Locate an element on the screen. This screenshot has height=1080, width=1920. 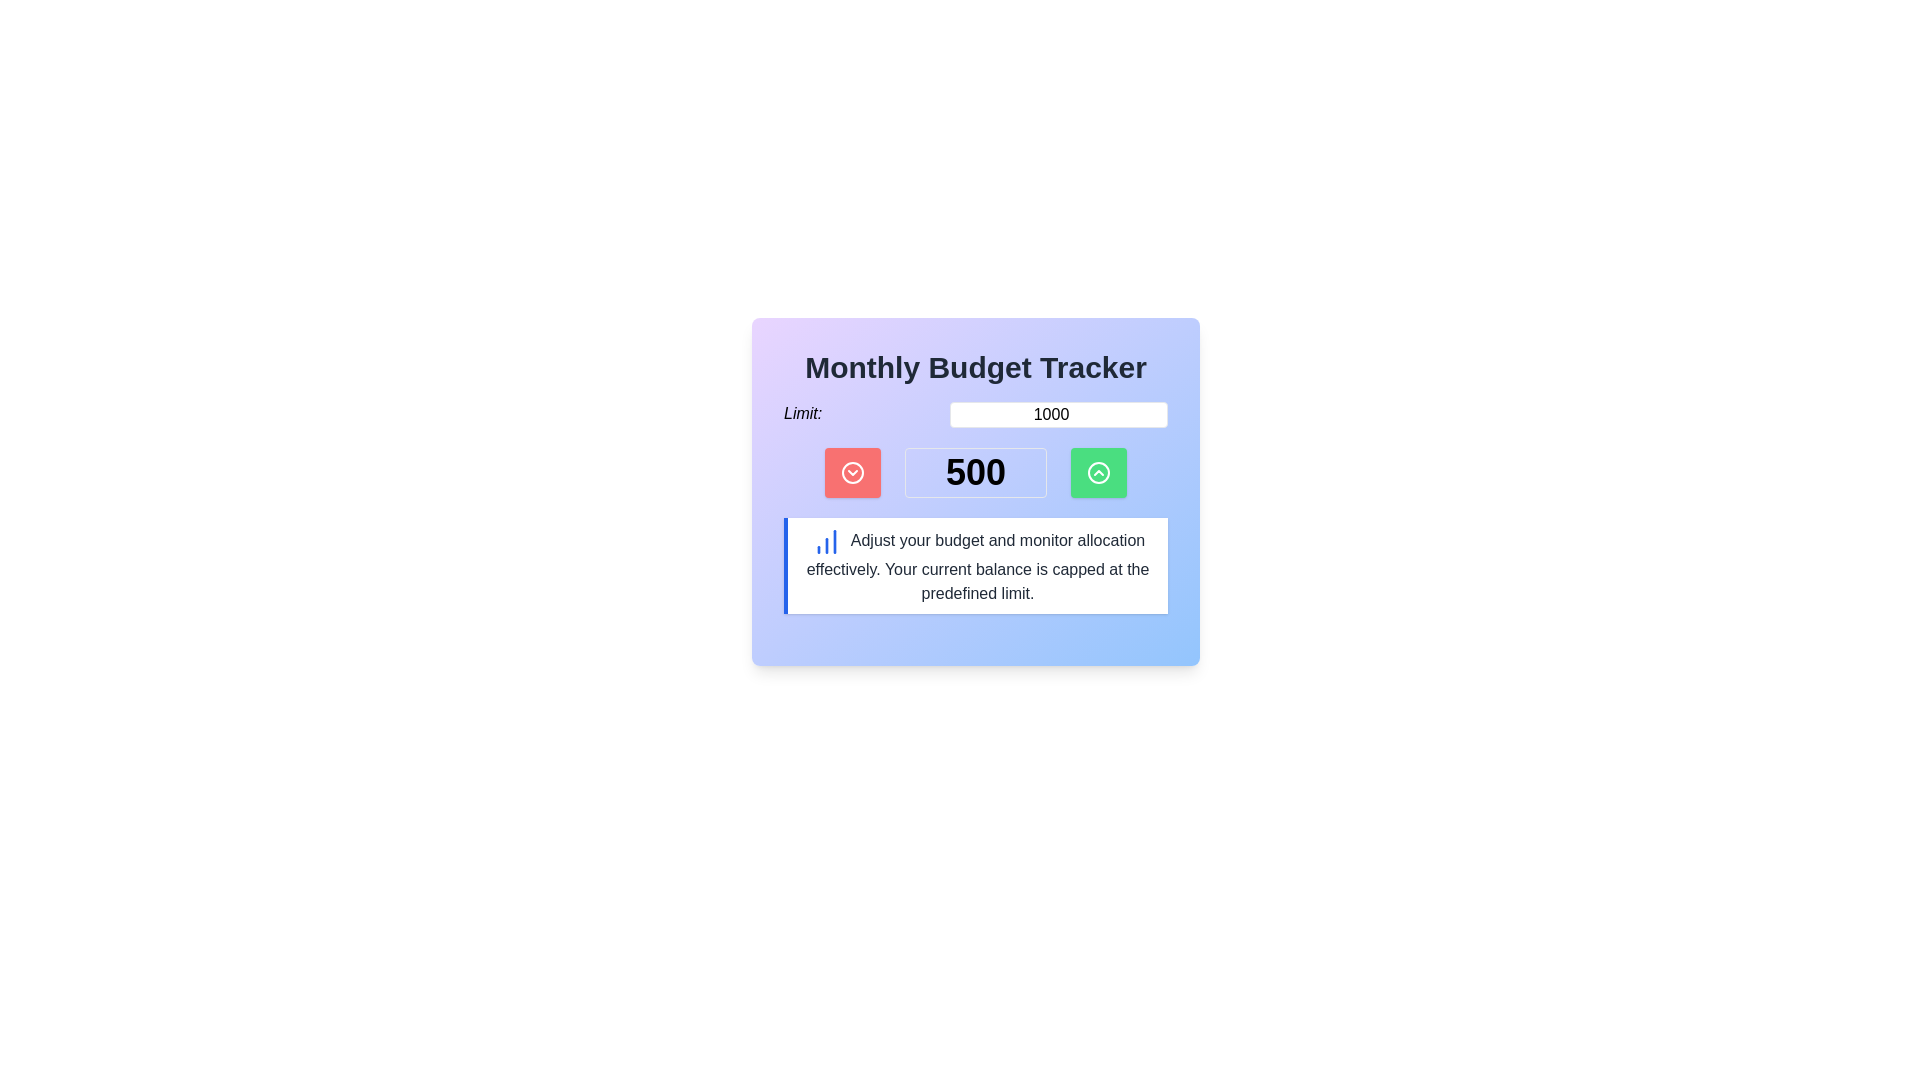
the Number input field located to the right of the 'Limit:' label in the 'Monthly Budget Tracker' section is located at coordinates (1058, 414).